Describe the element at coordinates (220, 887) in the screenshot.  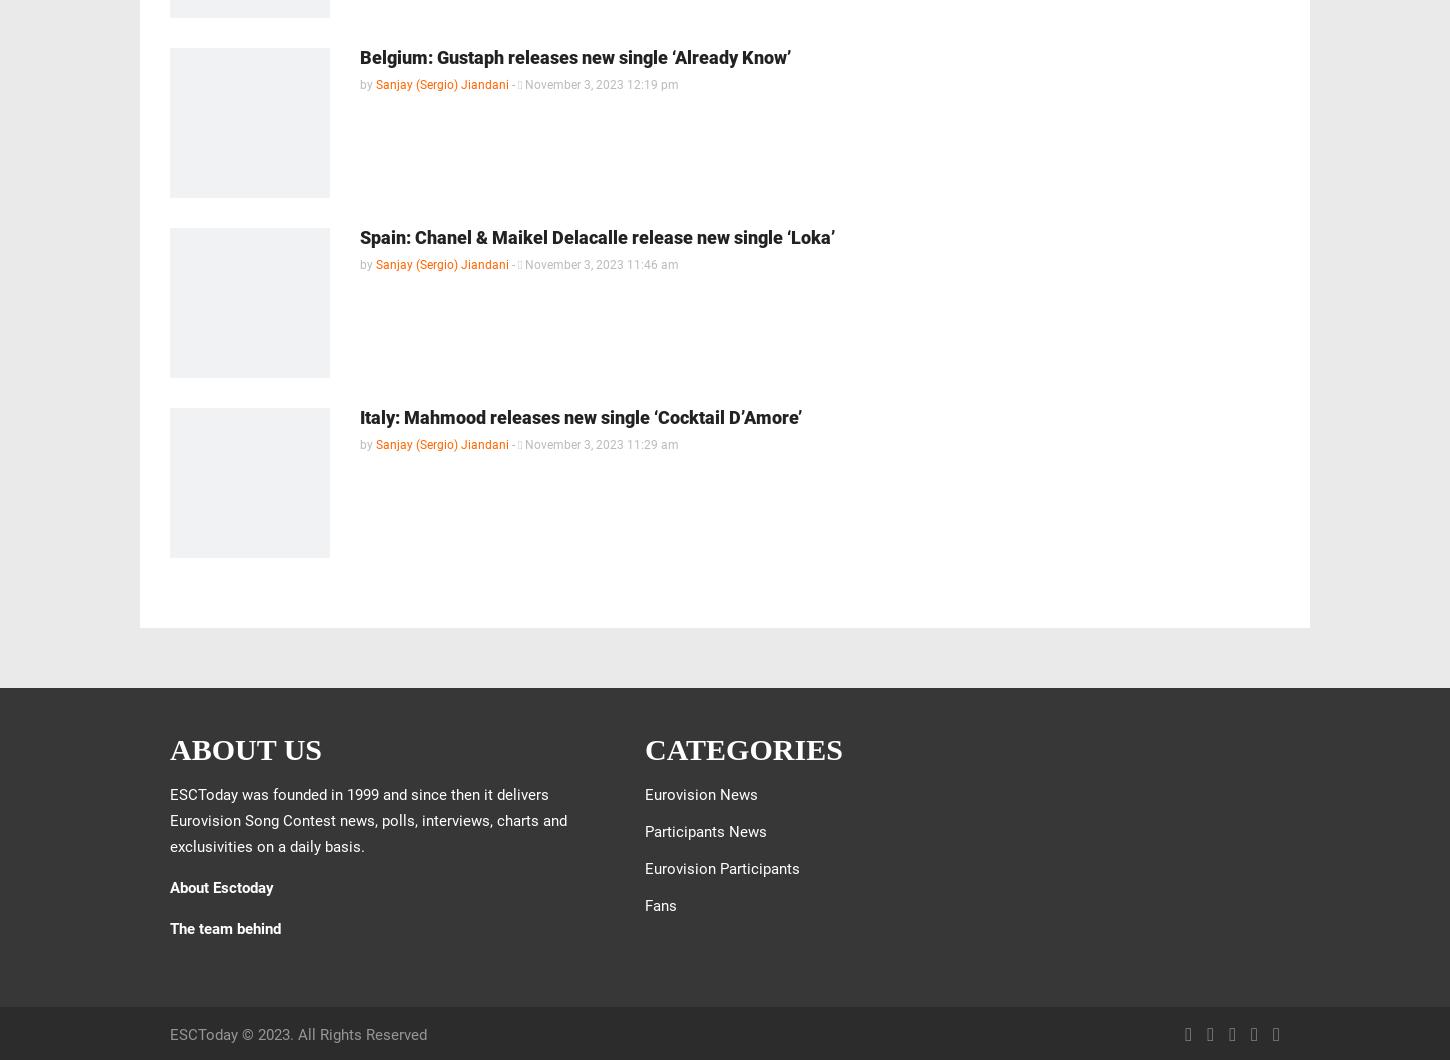
I see `'About Esctoday'` at that location.